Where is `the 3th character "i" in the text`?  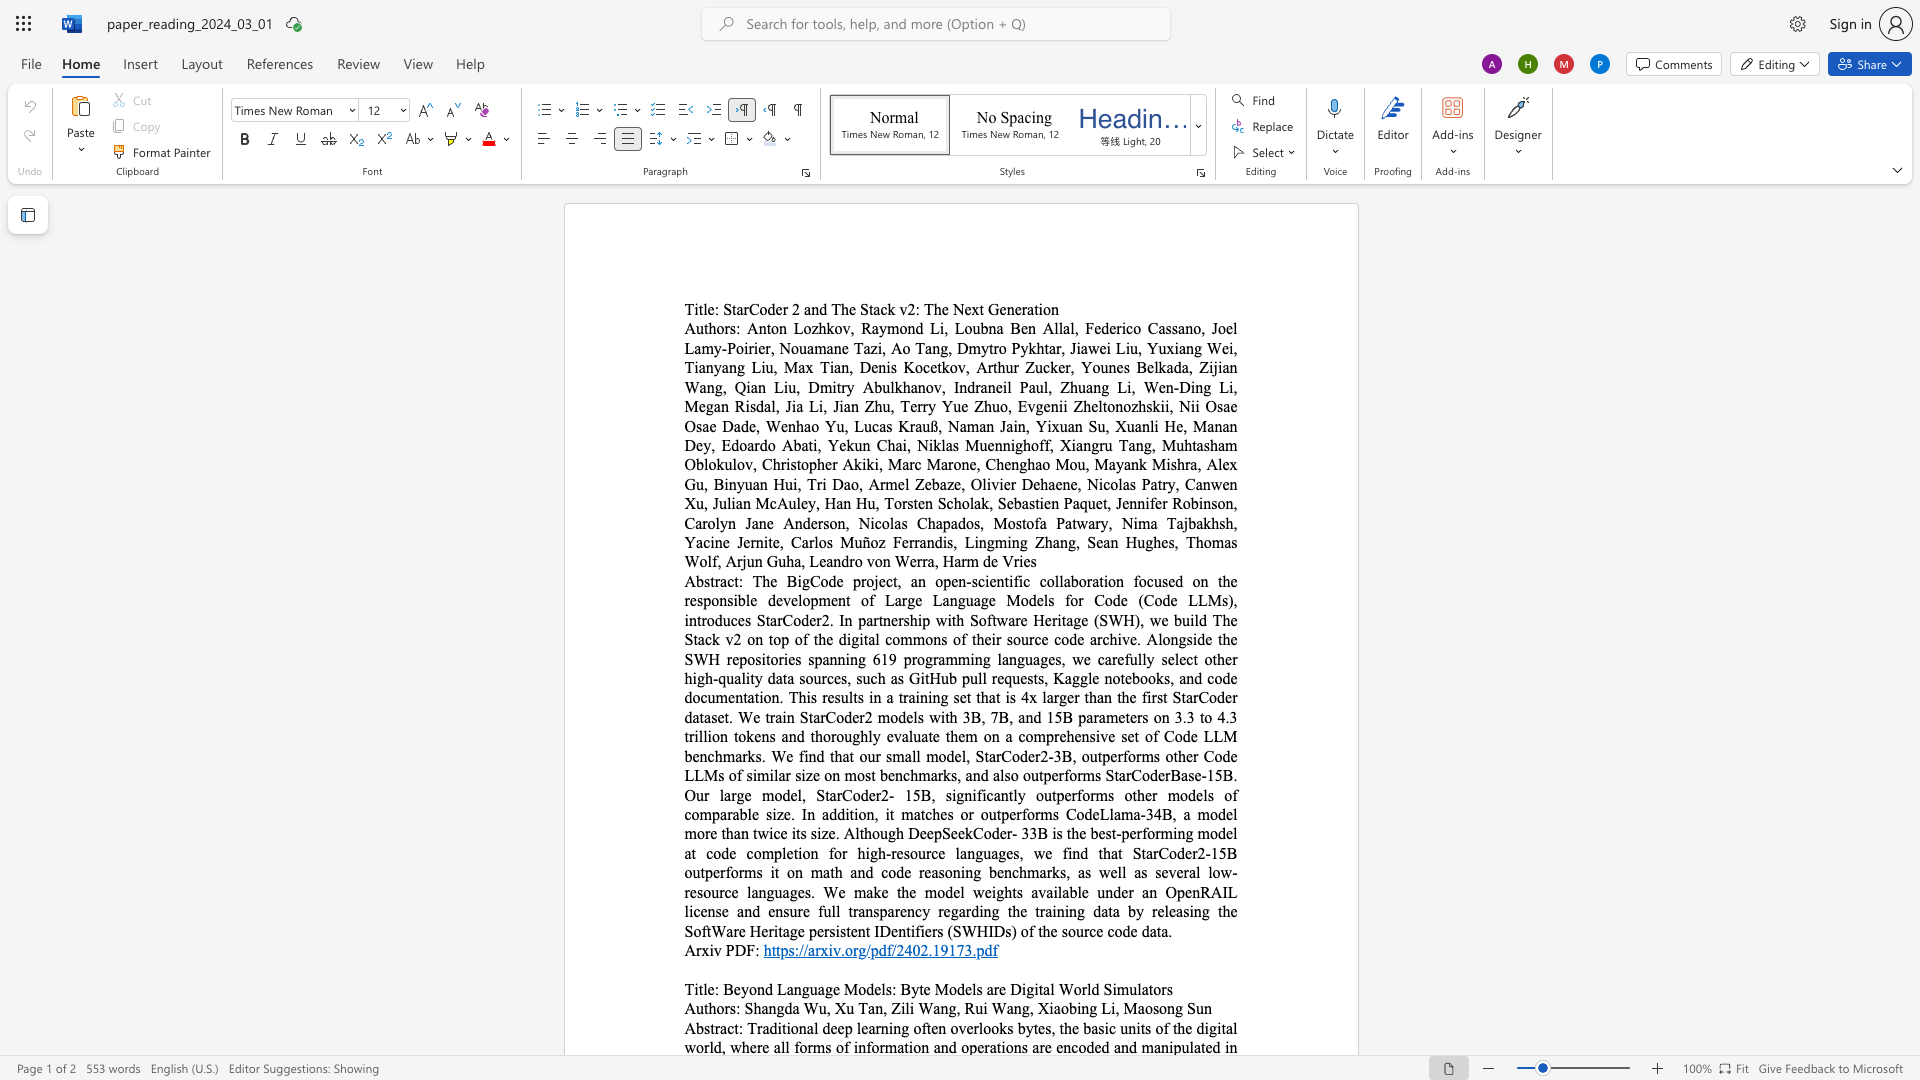
the 3th character "i" in the text is located at coordinates (1112, 1008).